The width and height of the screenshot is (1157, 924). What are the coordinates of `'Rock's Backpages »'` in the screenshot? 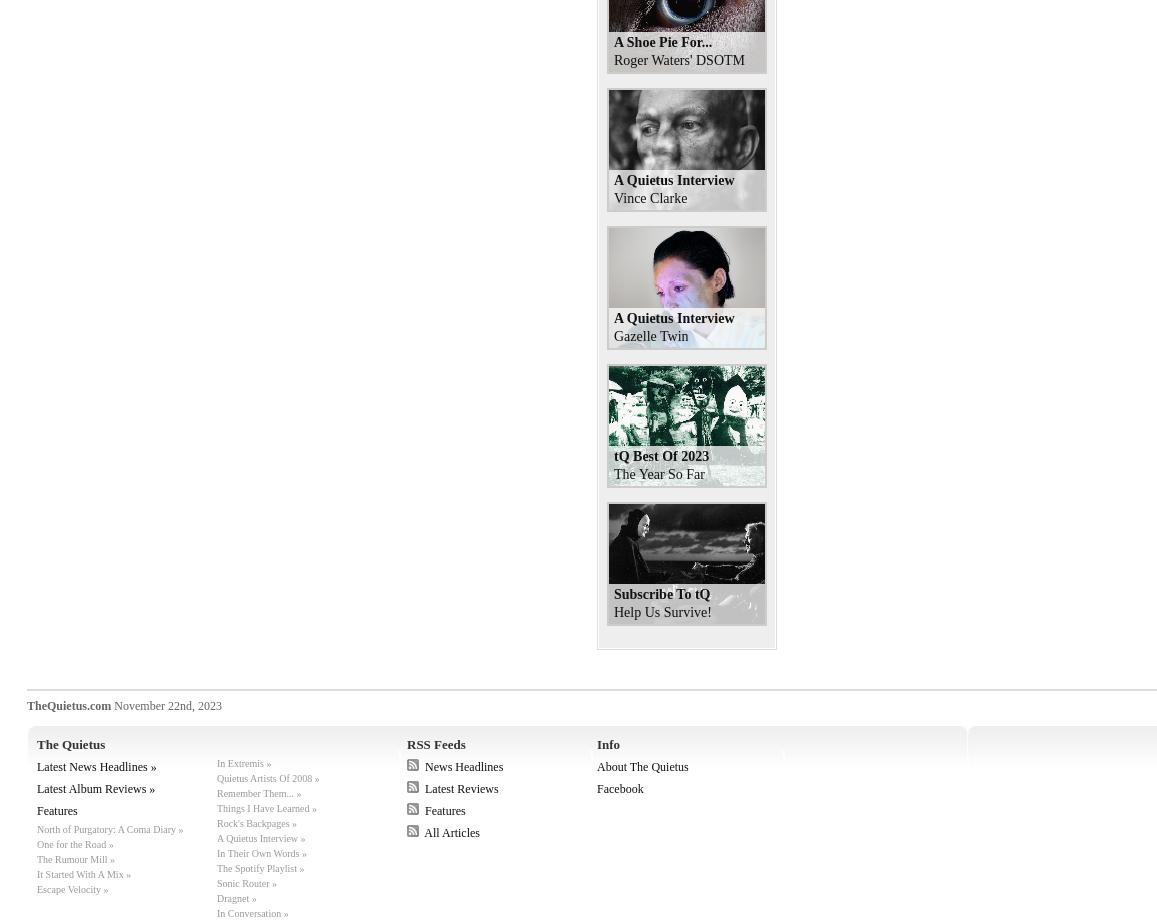 It's located at (256, 823).